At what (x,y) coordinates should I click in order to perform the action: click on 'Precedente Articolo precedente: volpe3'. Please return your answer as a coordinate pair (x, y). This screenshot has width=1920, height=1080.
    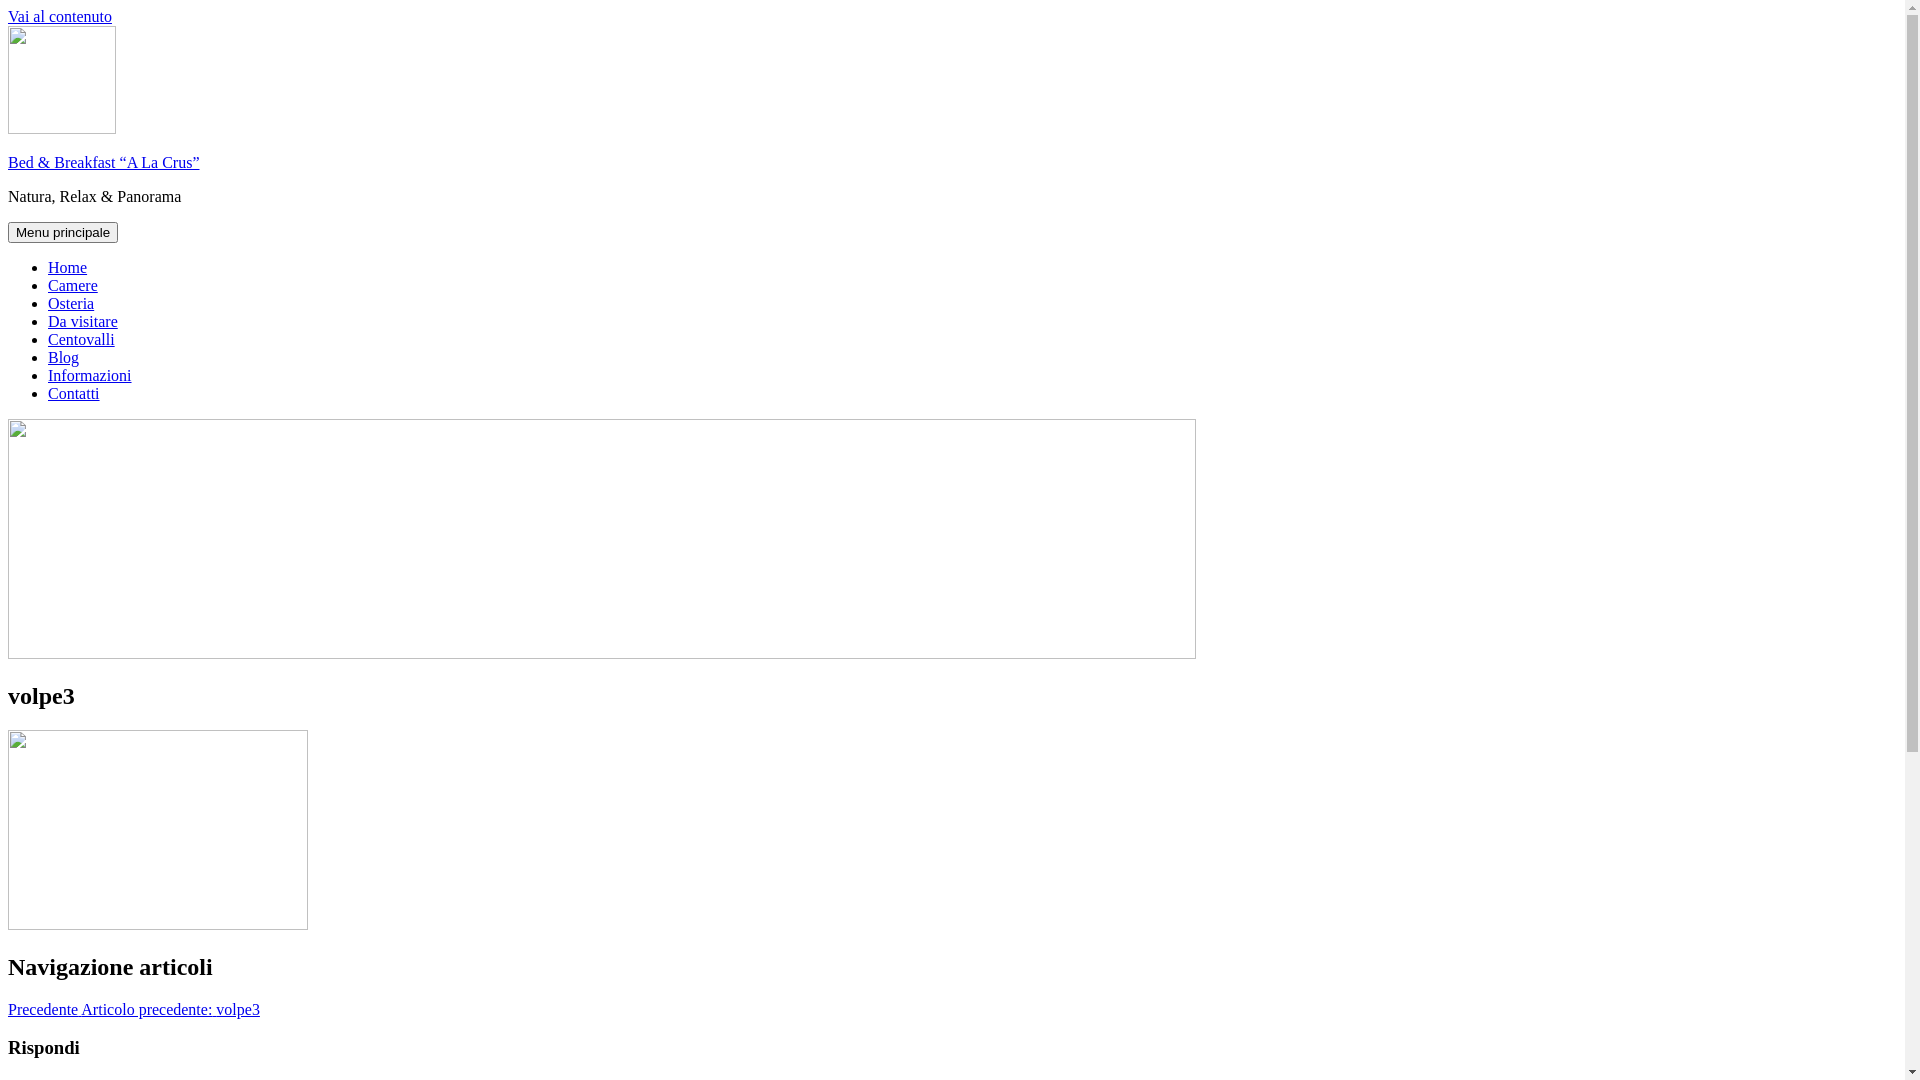
    Looking at the image, I should click on (133, 1009).